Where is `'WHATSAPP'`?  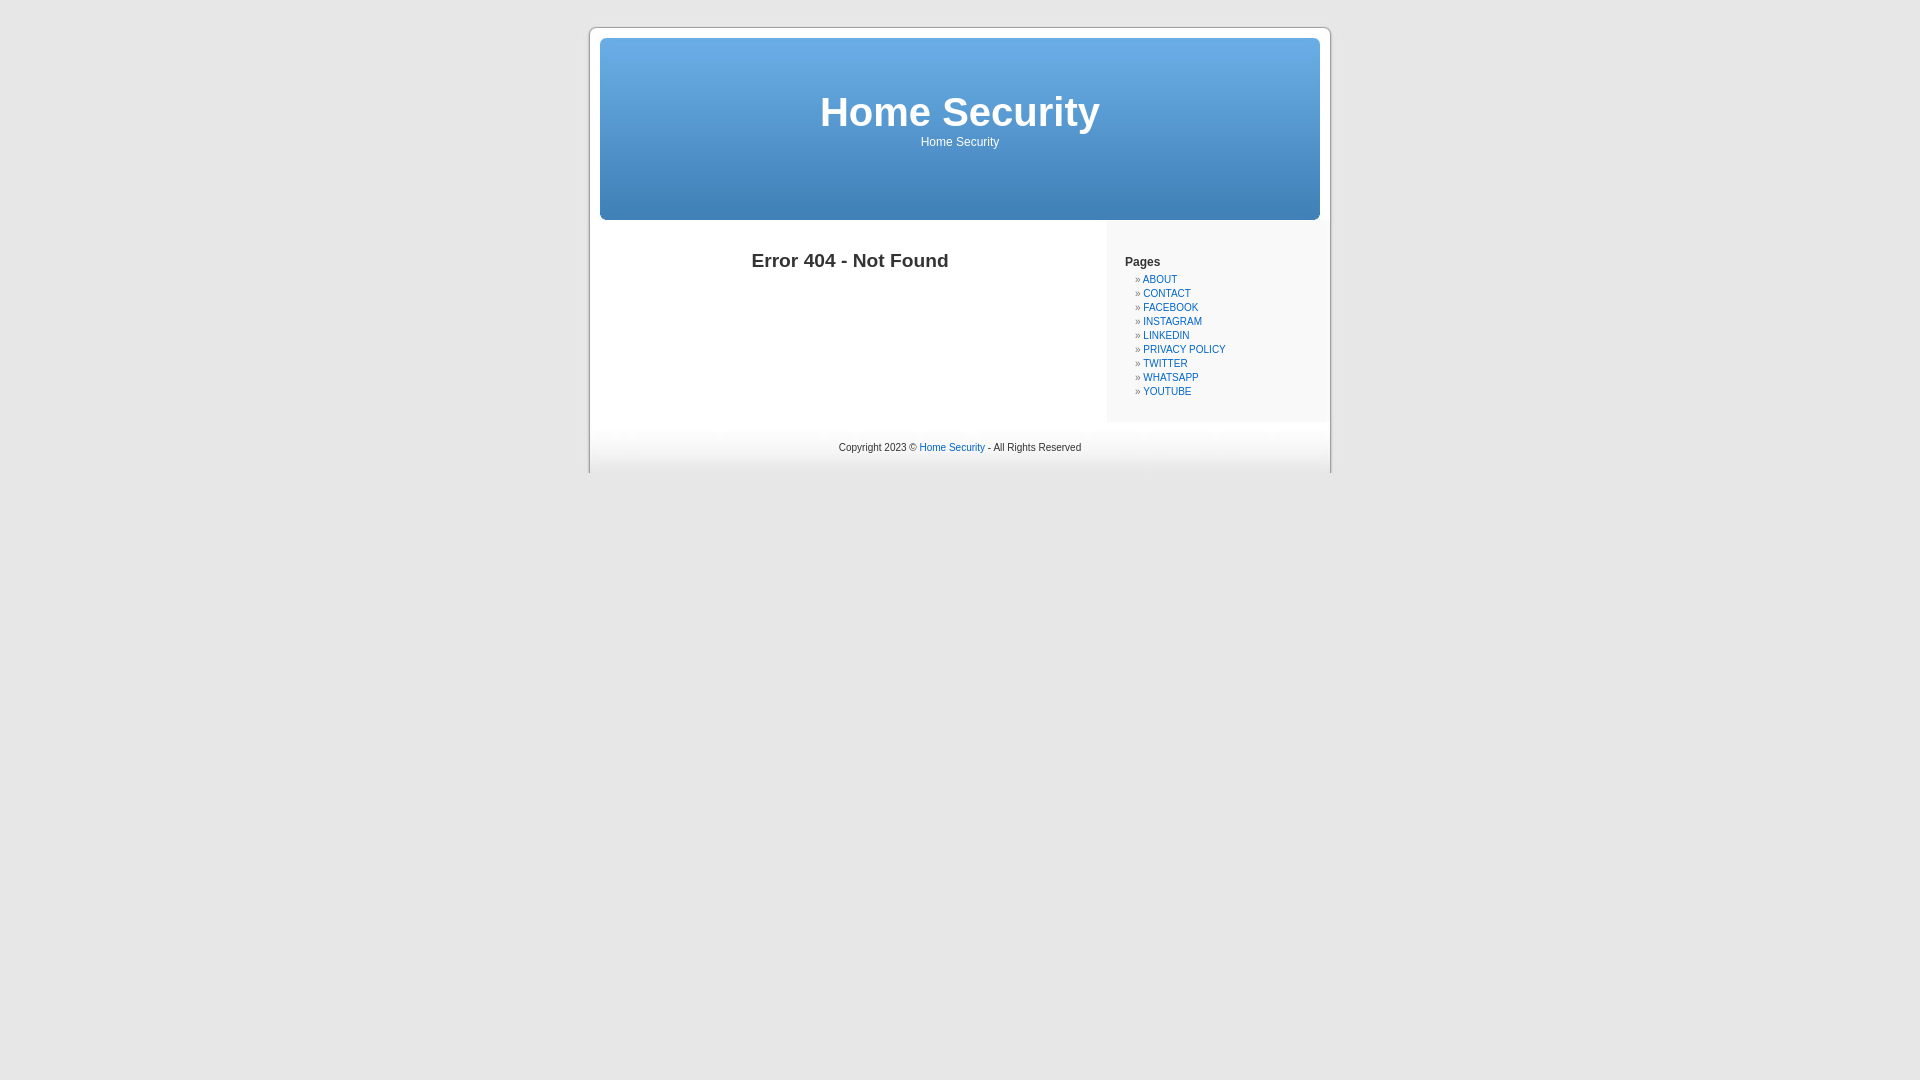 'WHATSAPP' is located at coordinates (1142, 377).